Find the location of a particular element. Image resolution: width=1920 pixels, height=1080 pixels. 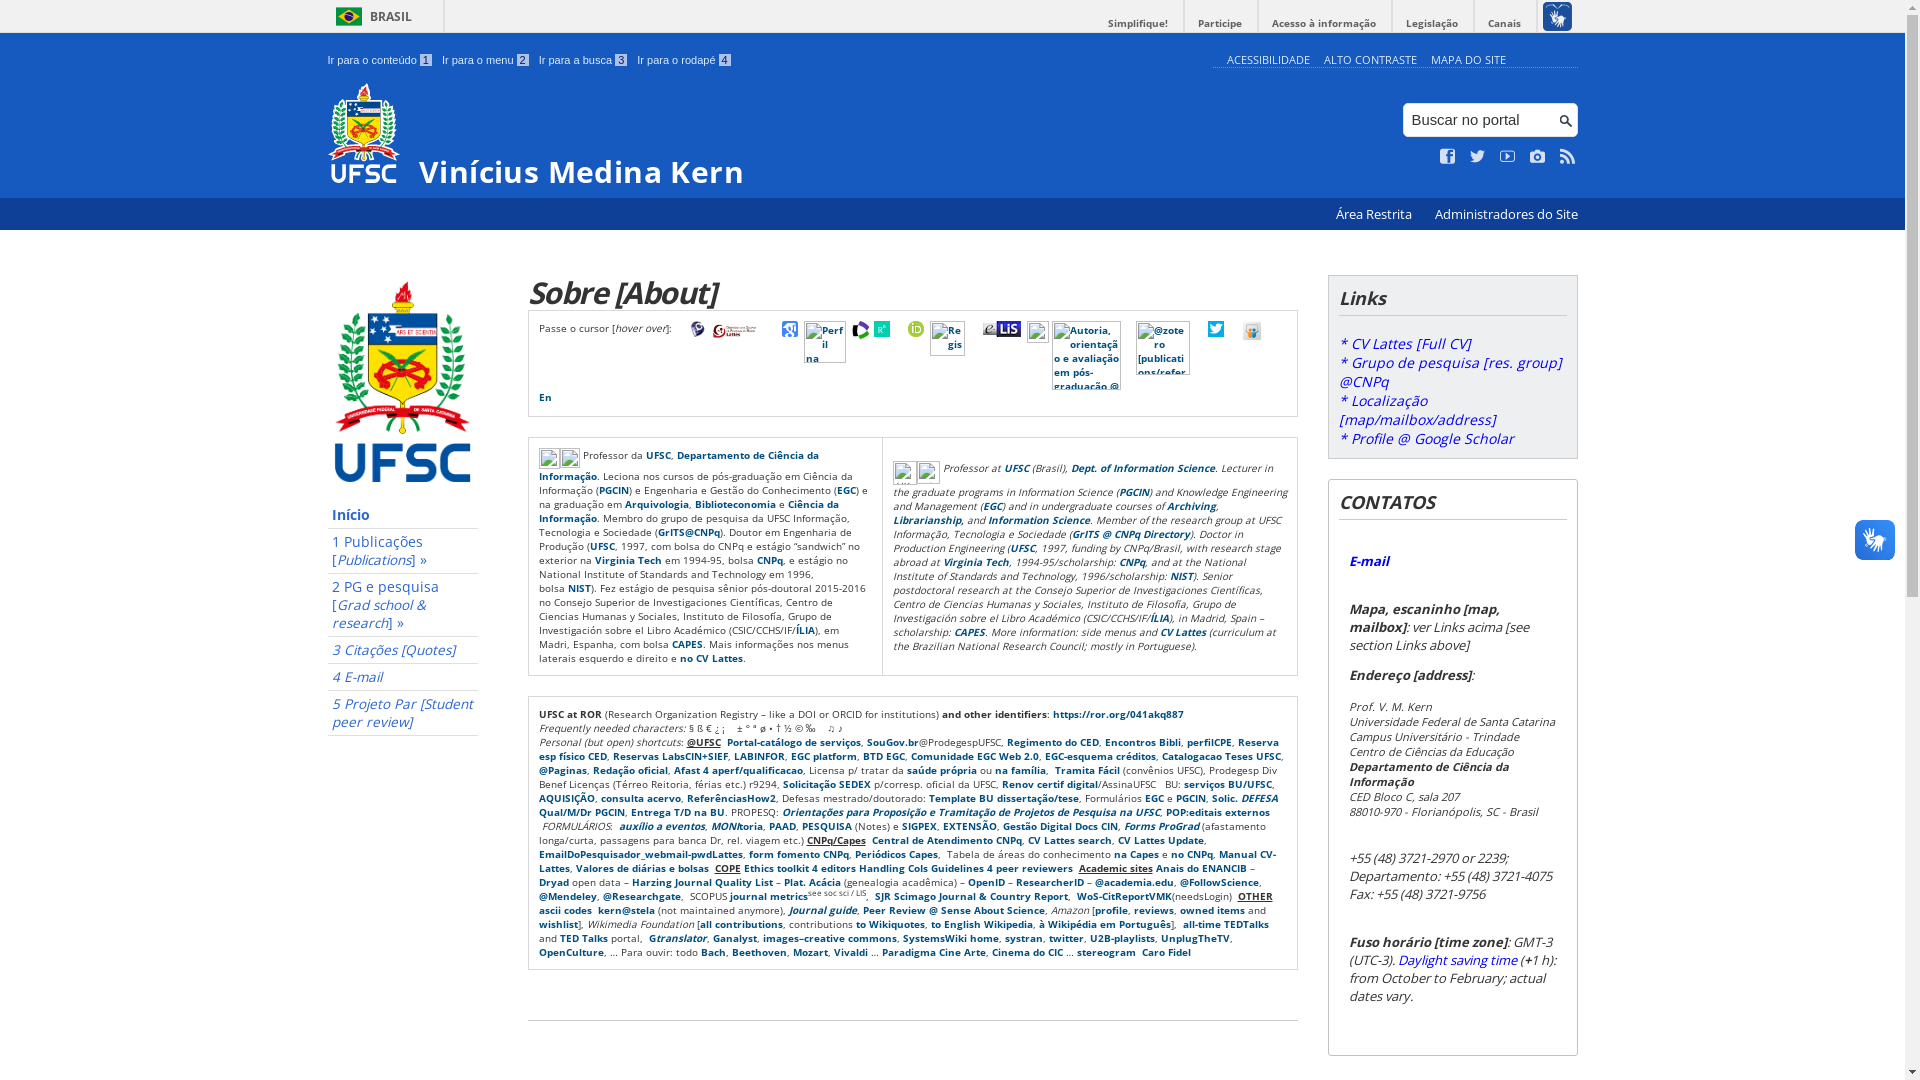

'Reservas LabsCIN+SIEF' is located at coordinates (669, 756).